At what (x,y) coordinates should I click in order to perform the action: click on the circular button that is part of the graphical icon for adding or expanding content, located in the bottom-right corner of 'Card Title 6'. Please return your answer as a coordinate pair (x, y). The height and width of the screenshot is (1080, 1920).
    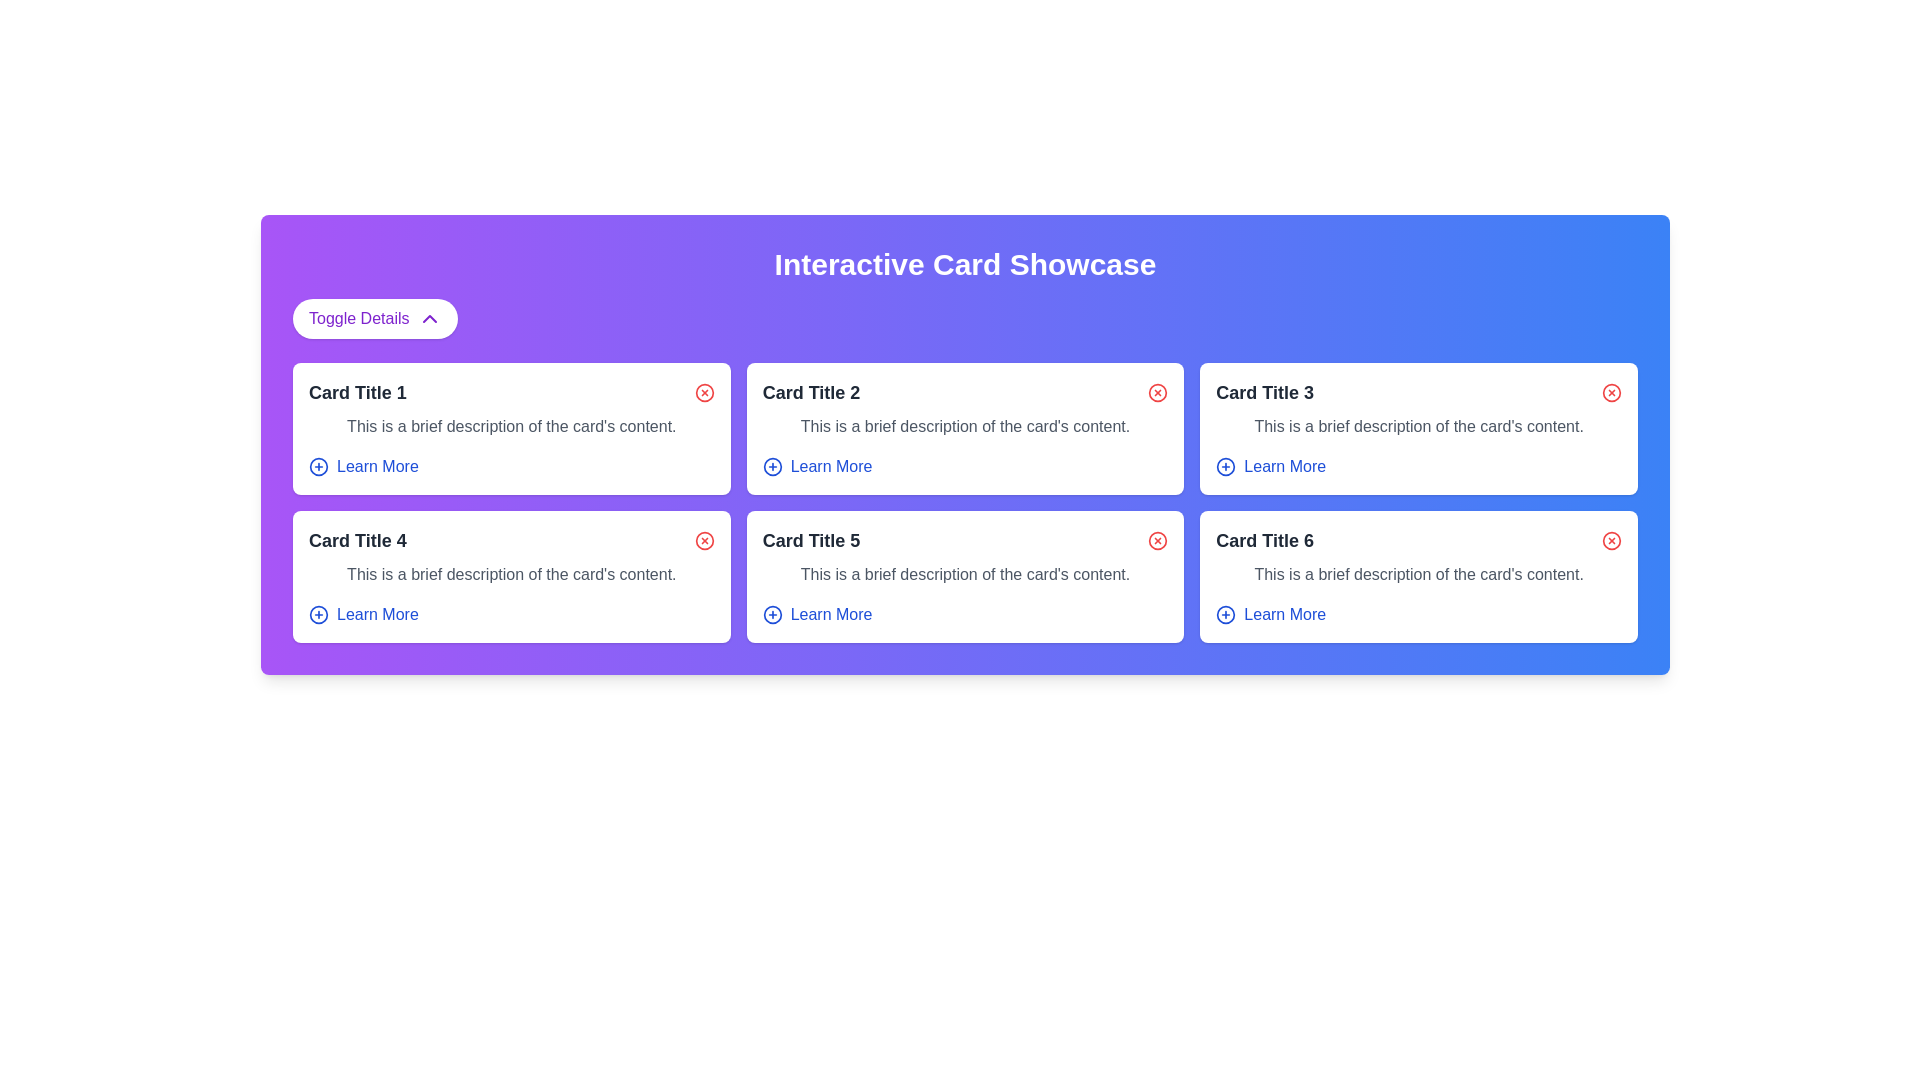
    Looking at the image, I should click on (1225, 613).